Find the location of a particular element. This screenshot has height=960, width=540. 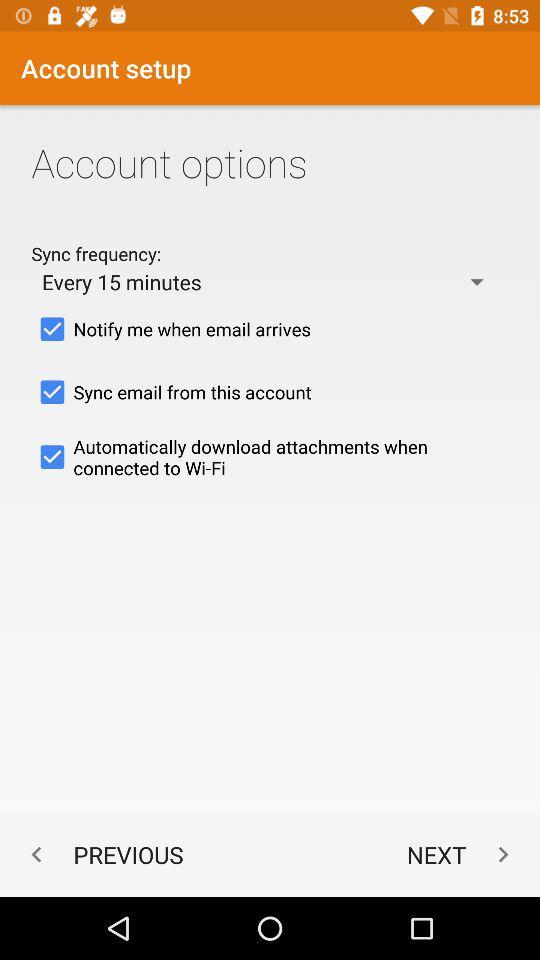

the previous is located at coordinates (102, 853).